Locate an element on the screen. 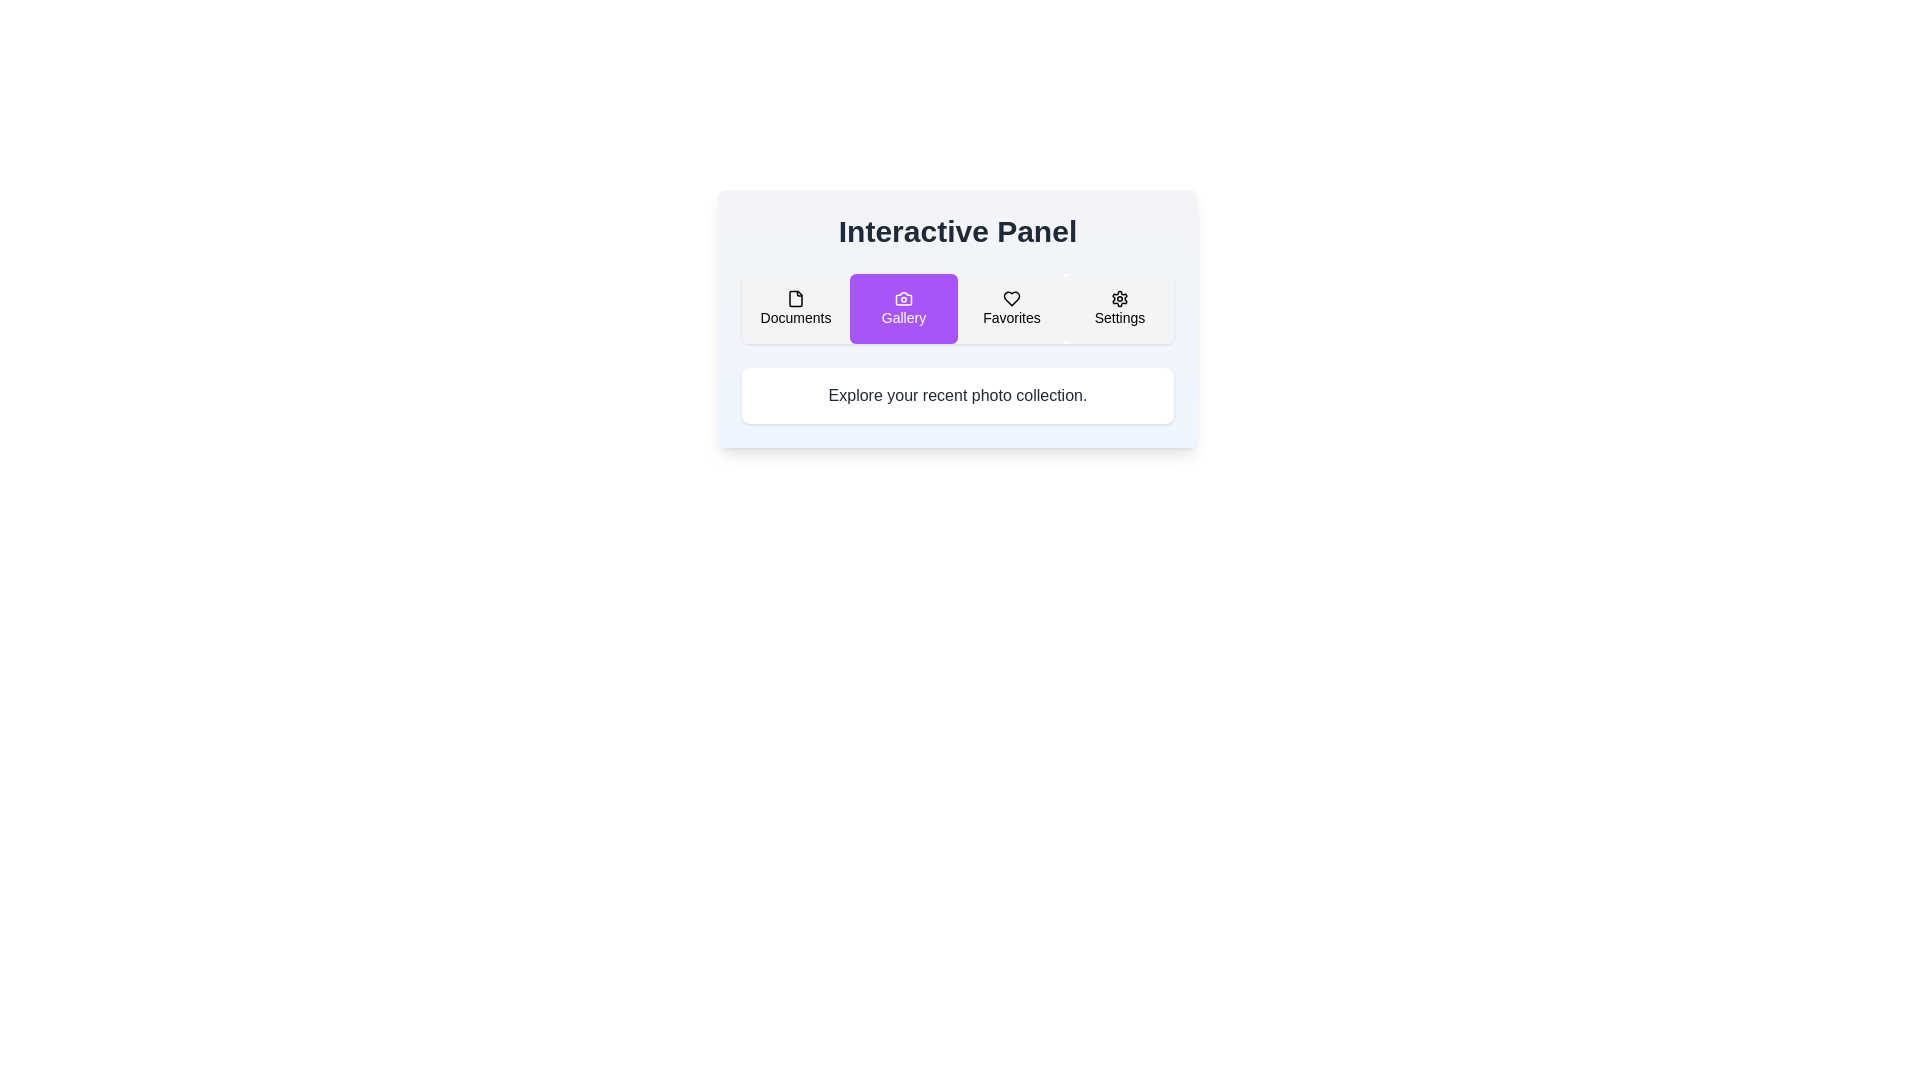  descriptive label for the button indicating a Gallery-related action, which is located at the bottom-center part of the second button labeled 'Gallery' is located at coordinates (902, 316).